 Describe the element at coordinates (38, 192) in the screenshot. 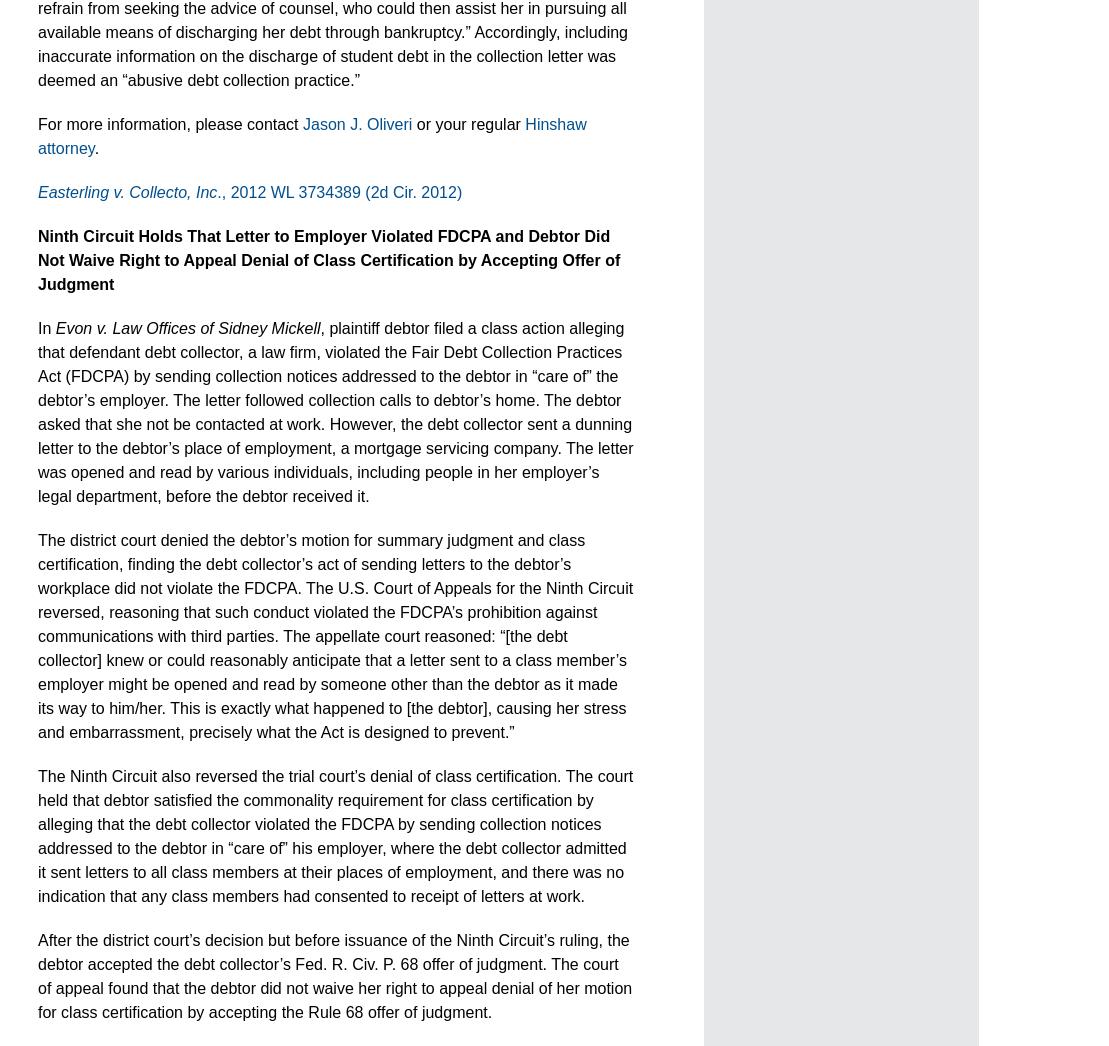

I see `'Easterling v. Collecto, Inc'` at that location.